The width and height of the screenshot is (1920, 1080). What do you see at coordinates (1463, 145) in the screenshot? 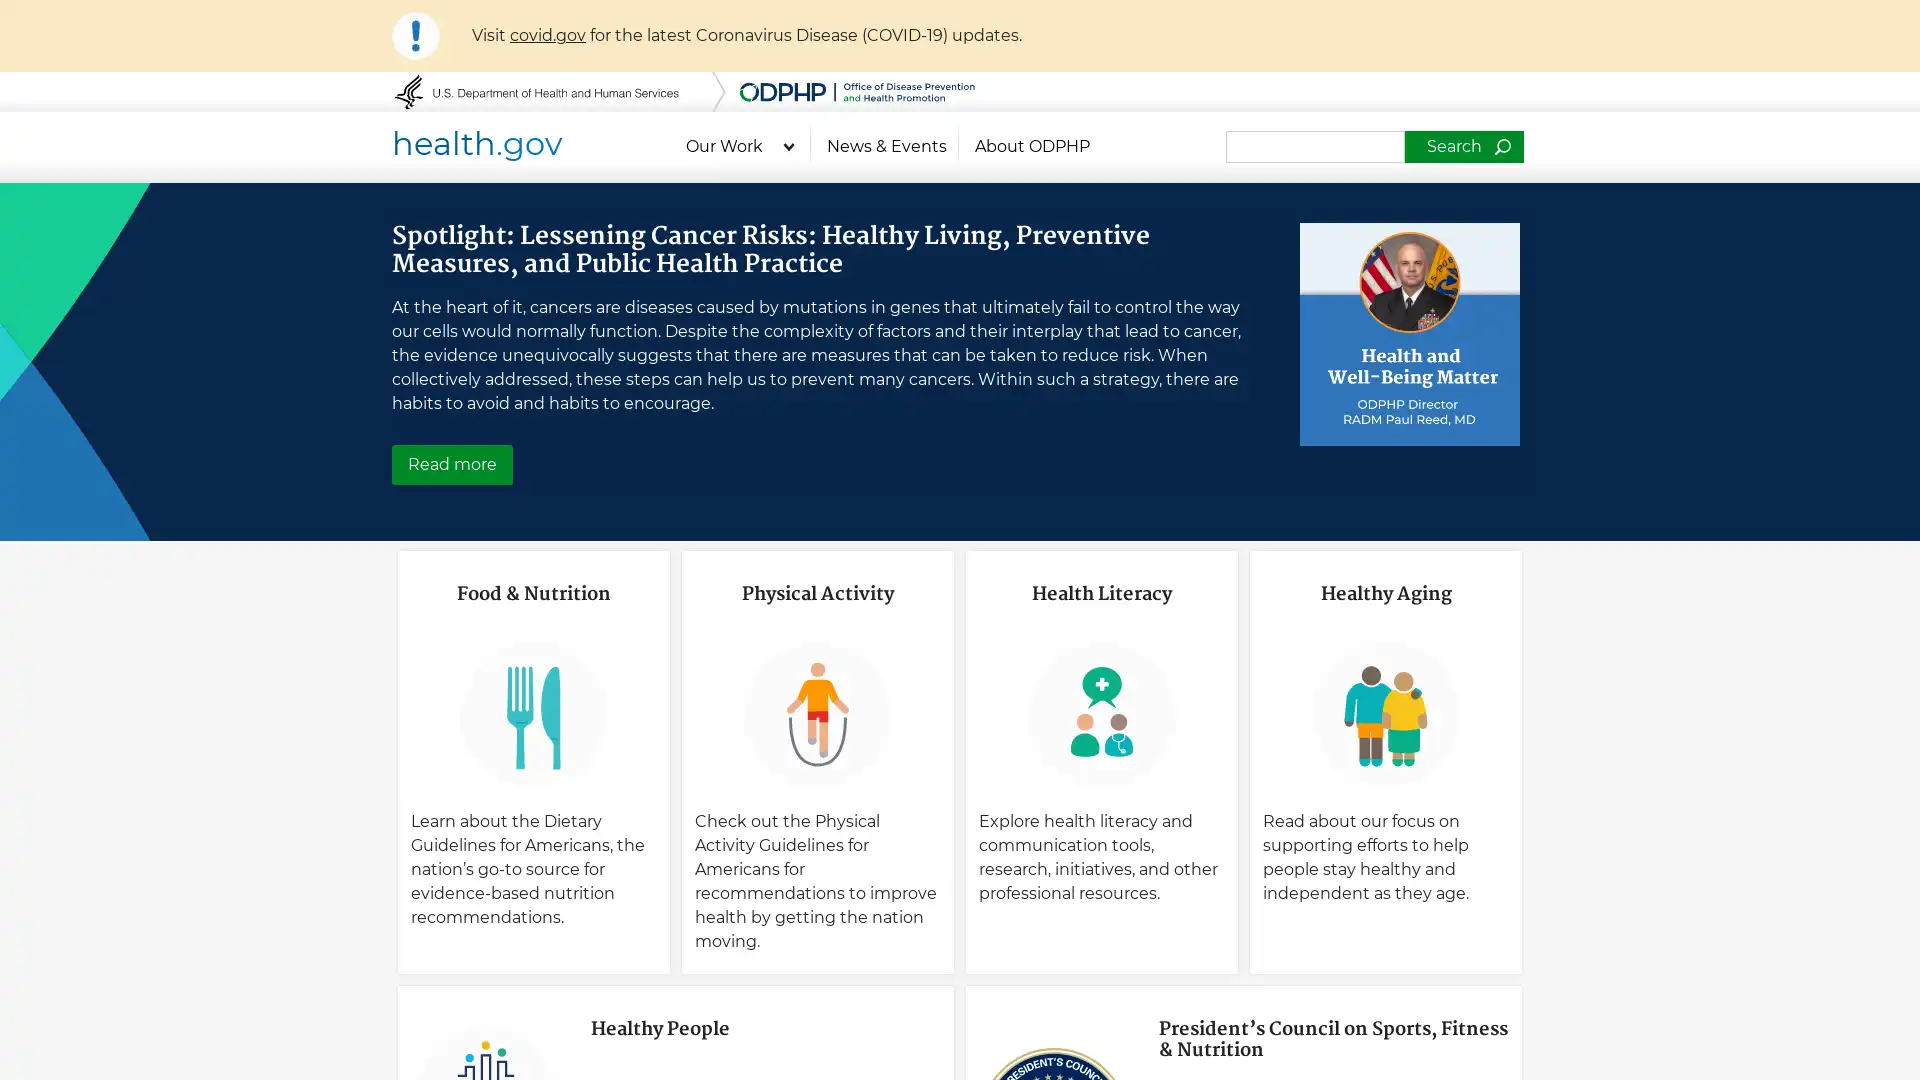
I see `Search` at bounding box center [1463, 145].